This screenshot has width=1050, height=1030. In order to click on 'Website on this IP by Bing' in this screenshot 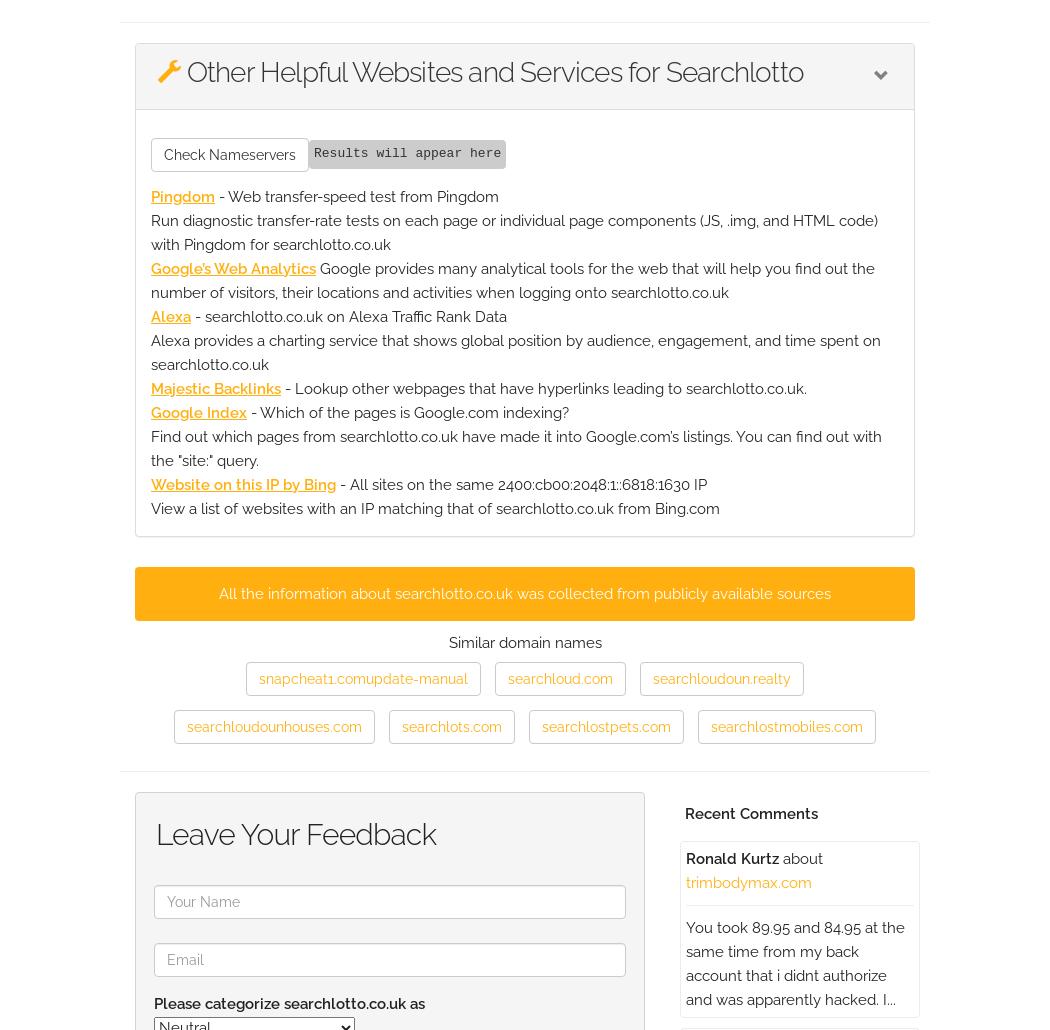, I will do `click(243, 482)`.